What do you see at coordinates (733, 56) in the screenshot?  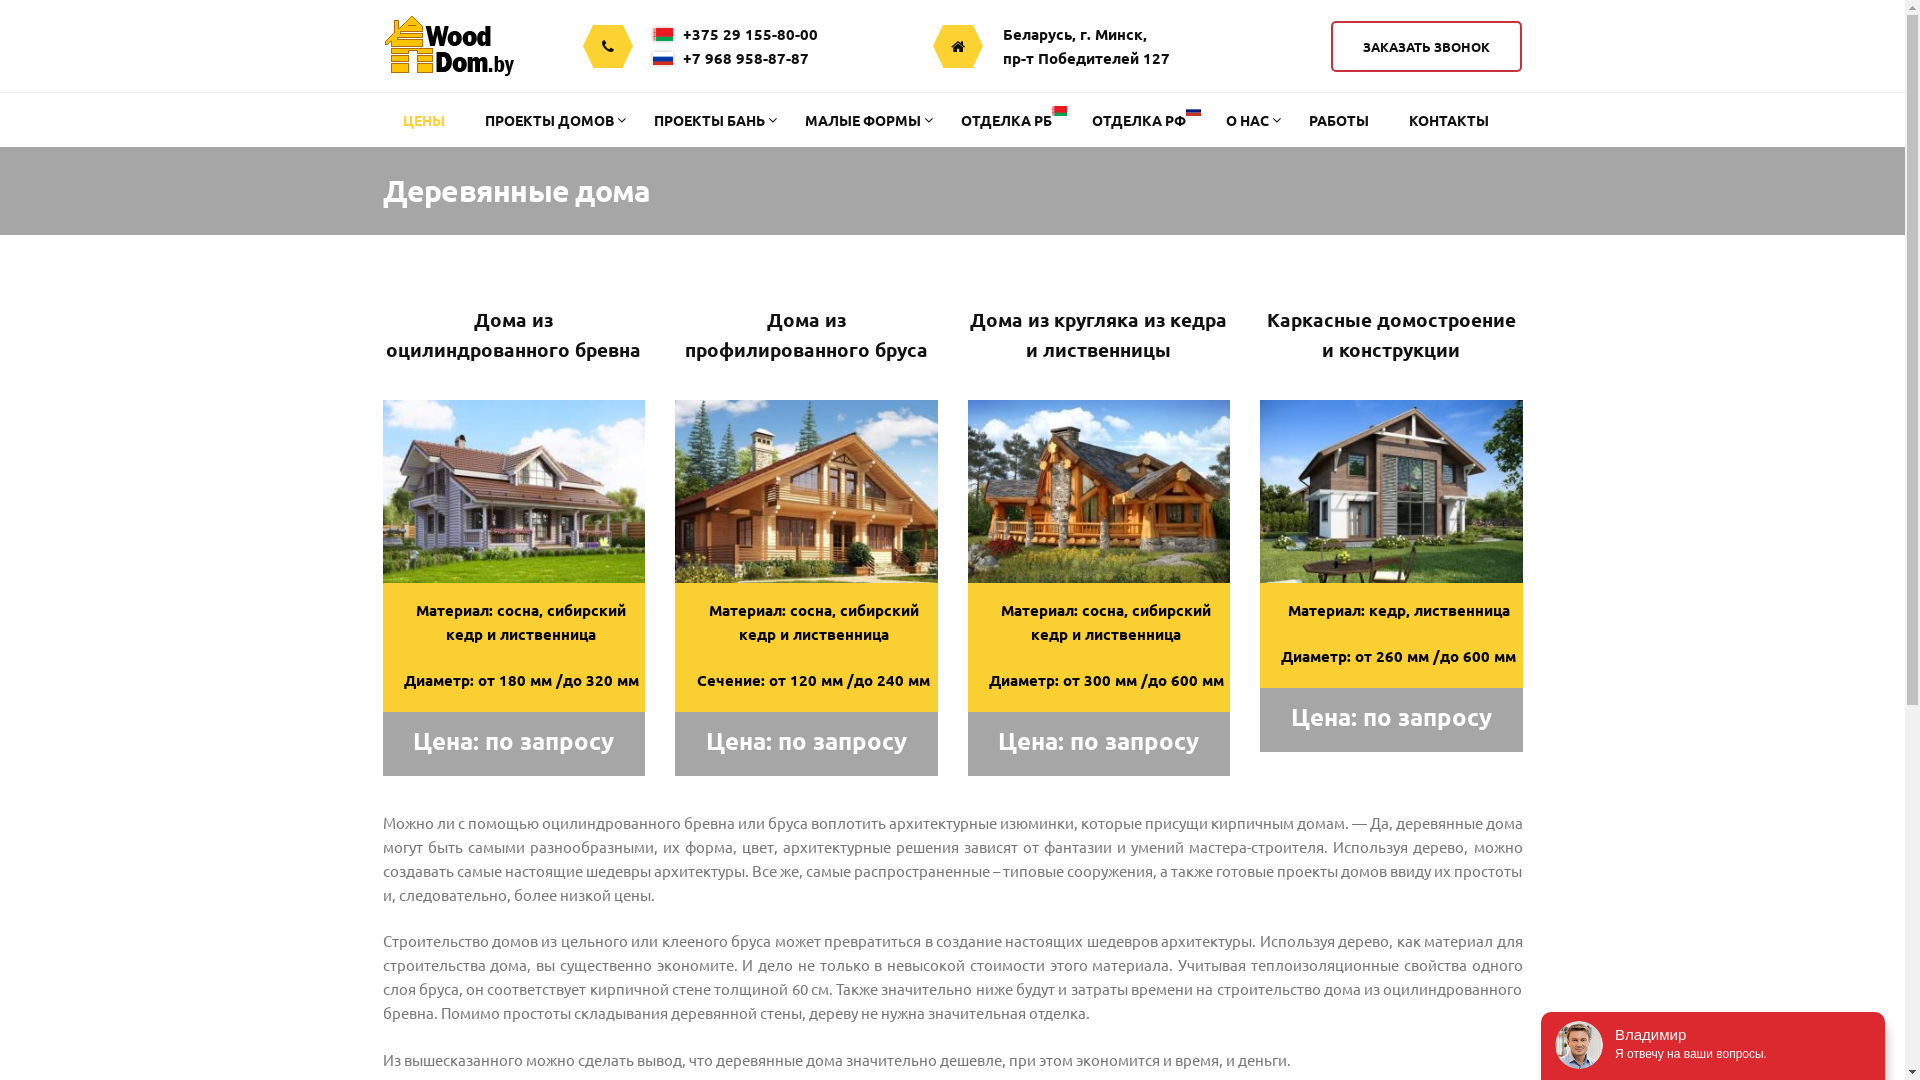 I see `'+7 968 958-87-87'` at bounding box center [733, 56].